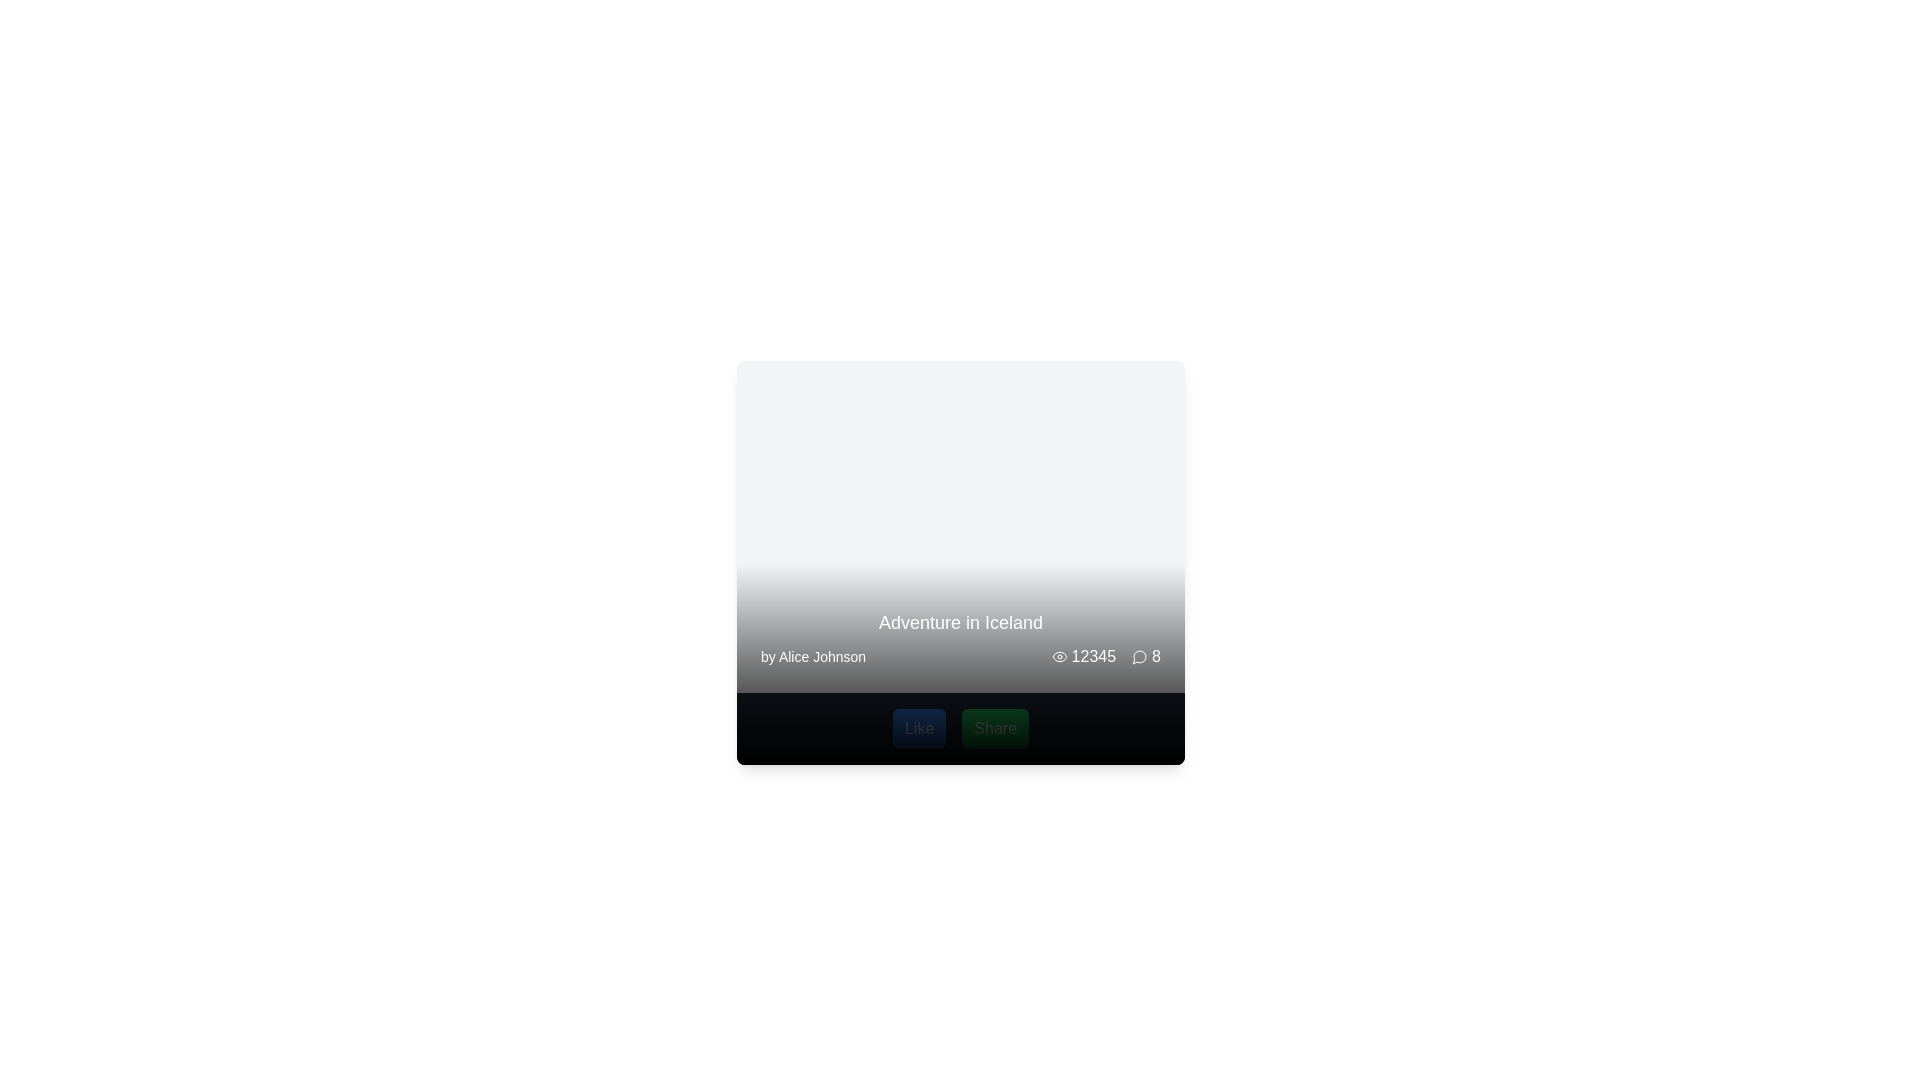 The image size is (1920, 1080). What do you see at coordinates (813, 656) in the screenshot?
I see `the static label that reads 'by Alice Johnson', located at the bottom left of the card, to the left of numerical statistics and icons` at bounding box center [813, 656].